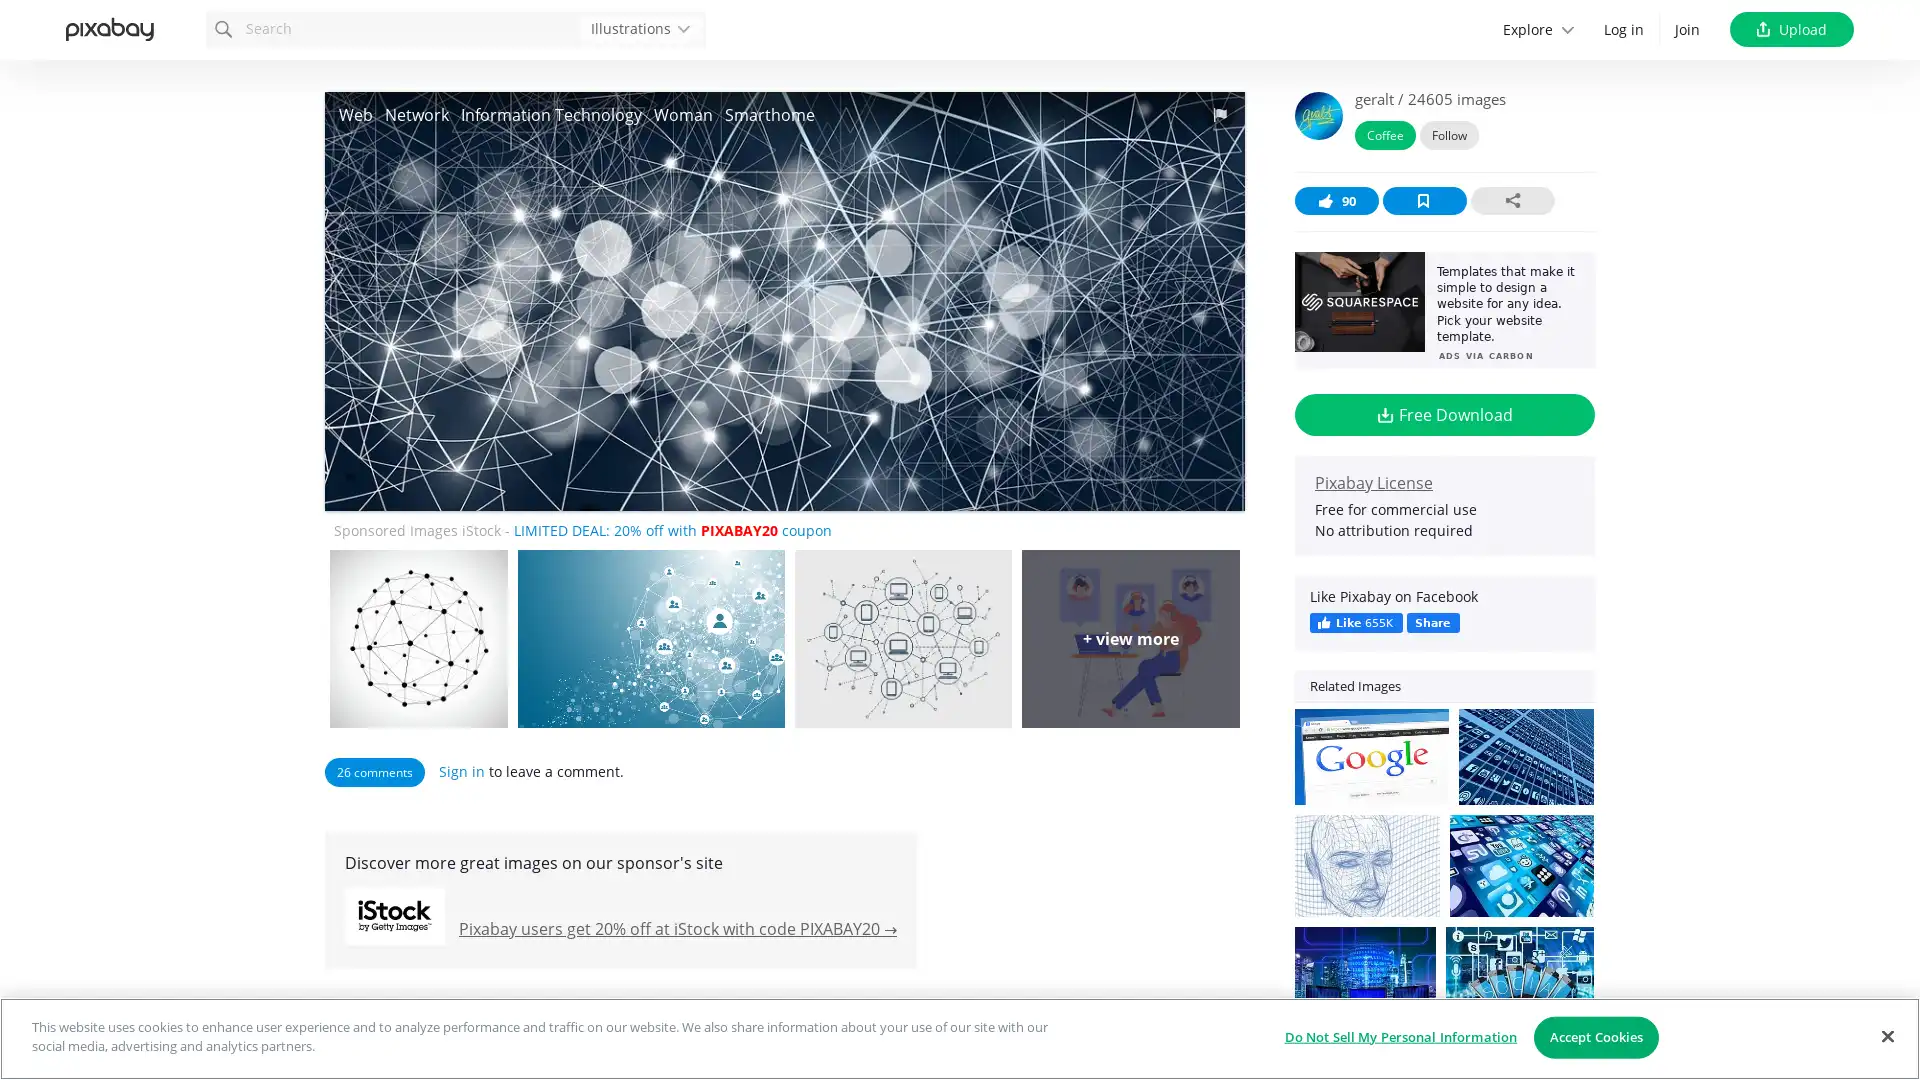  I want to click on Do Not Sell My Personal Information, so click(1399, 1036).